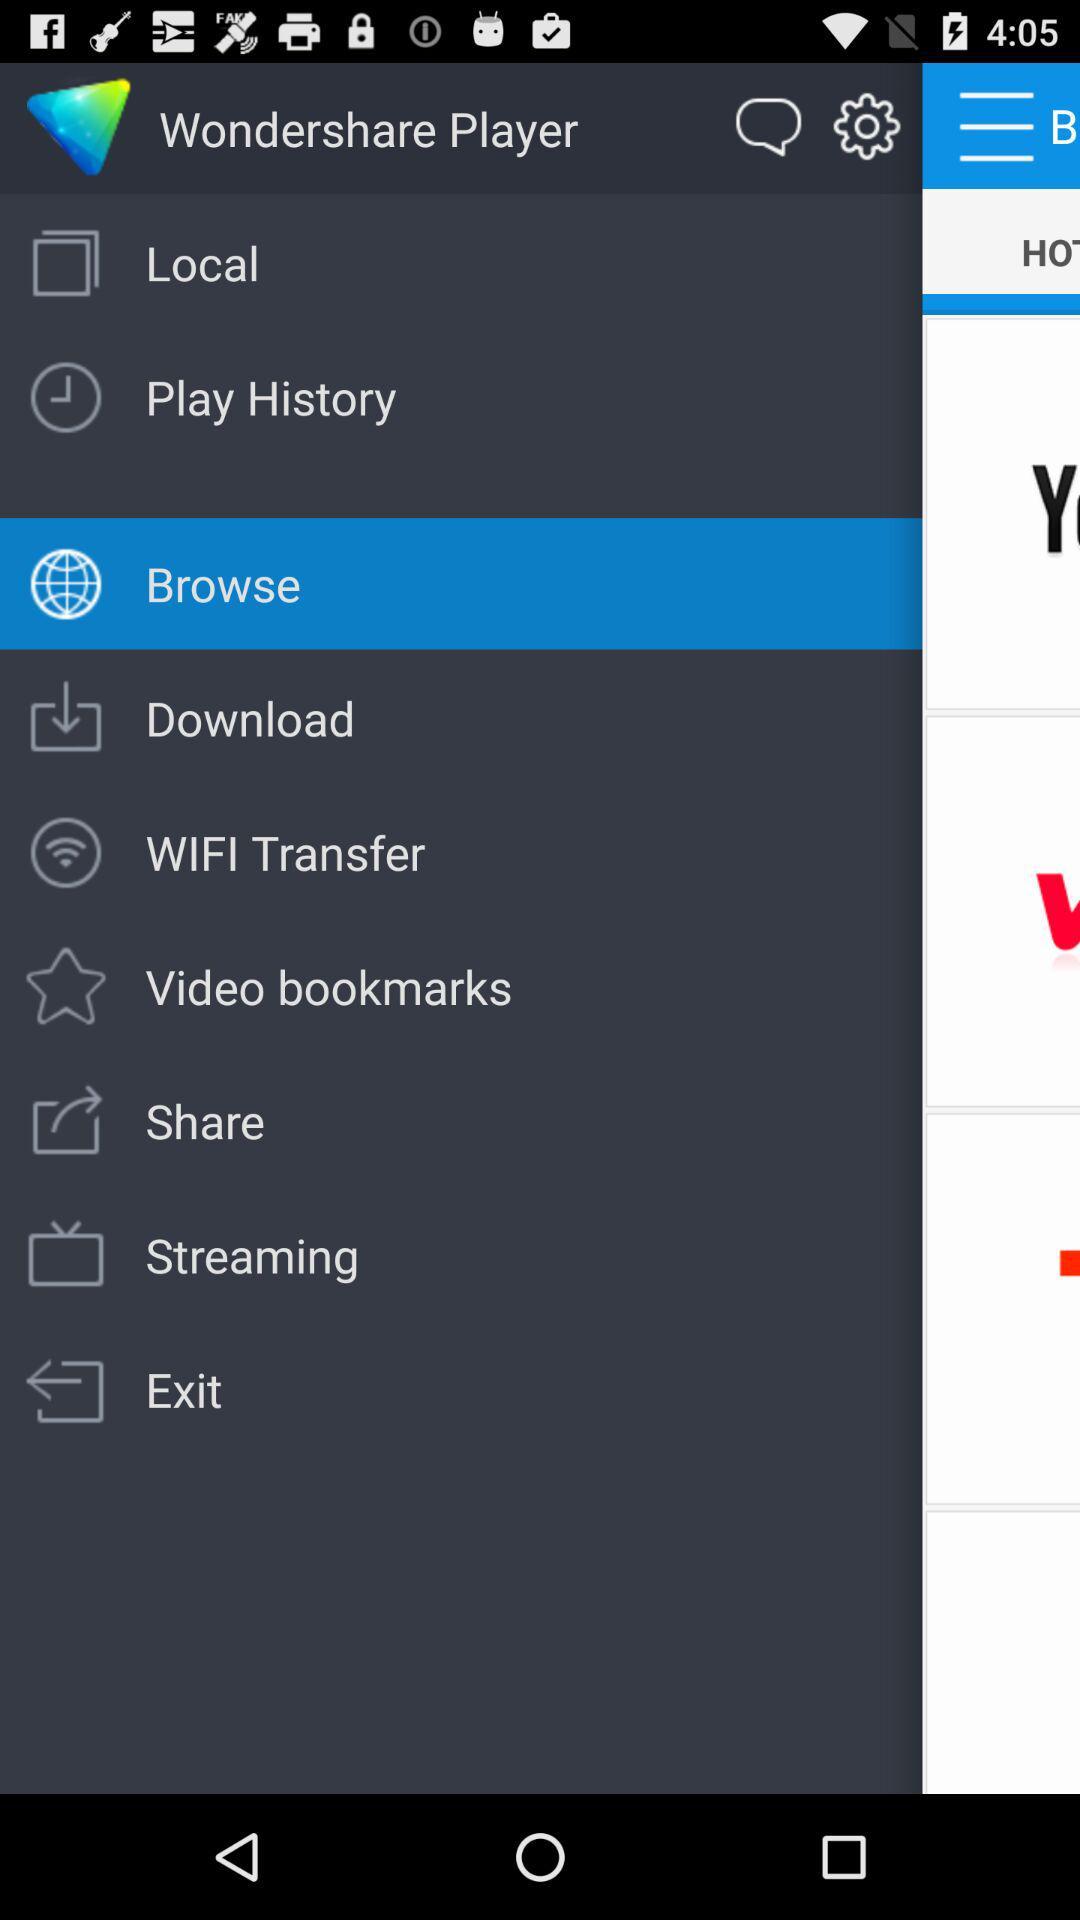 This screenshot has width=1080, height=1920. I want to click on the icon left to settings icon, so click(769, 127).